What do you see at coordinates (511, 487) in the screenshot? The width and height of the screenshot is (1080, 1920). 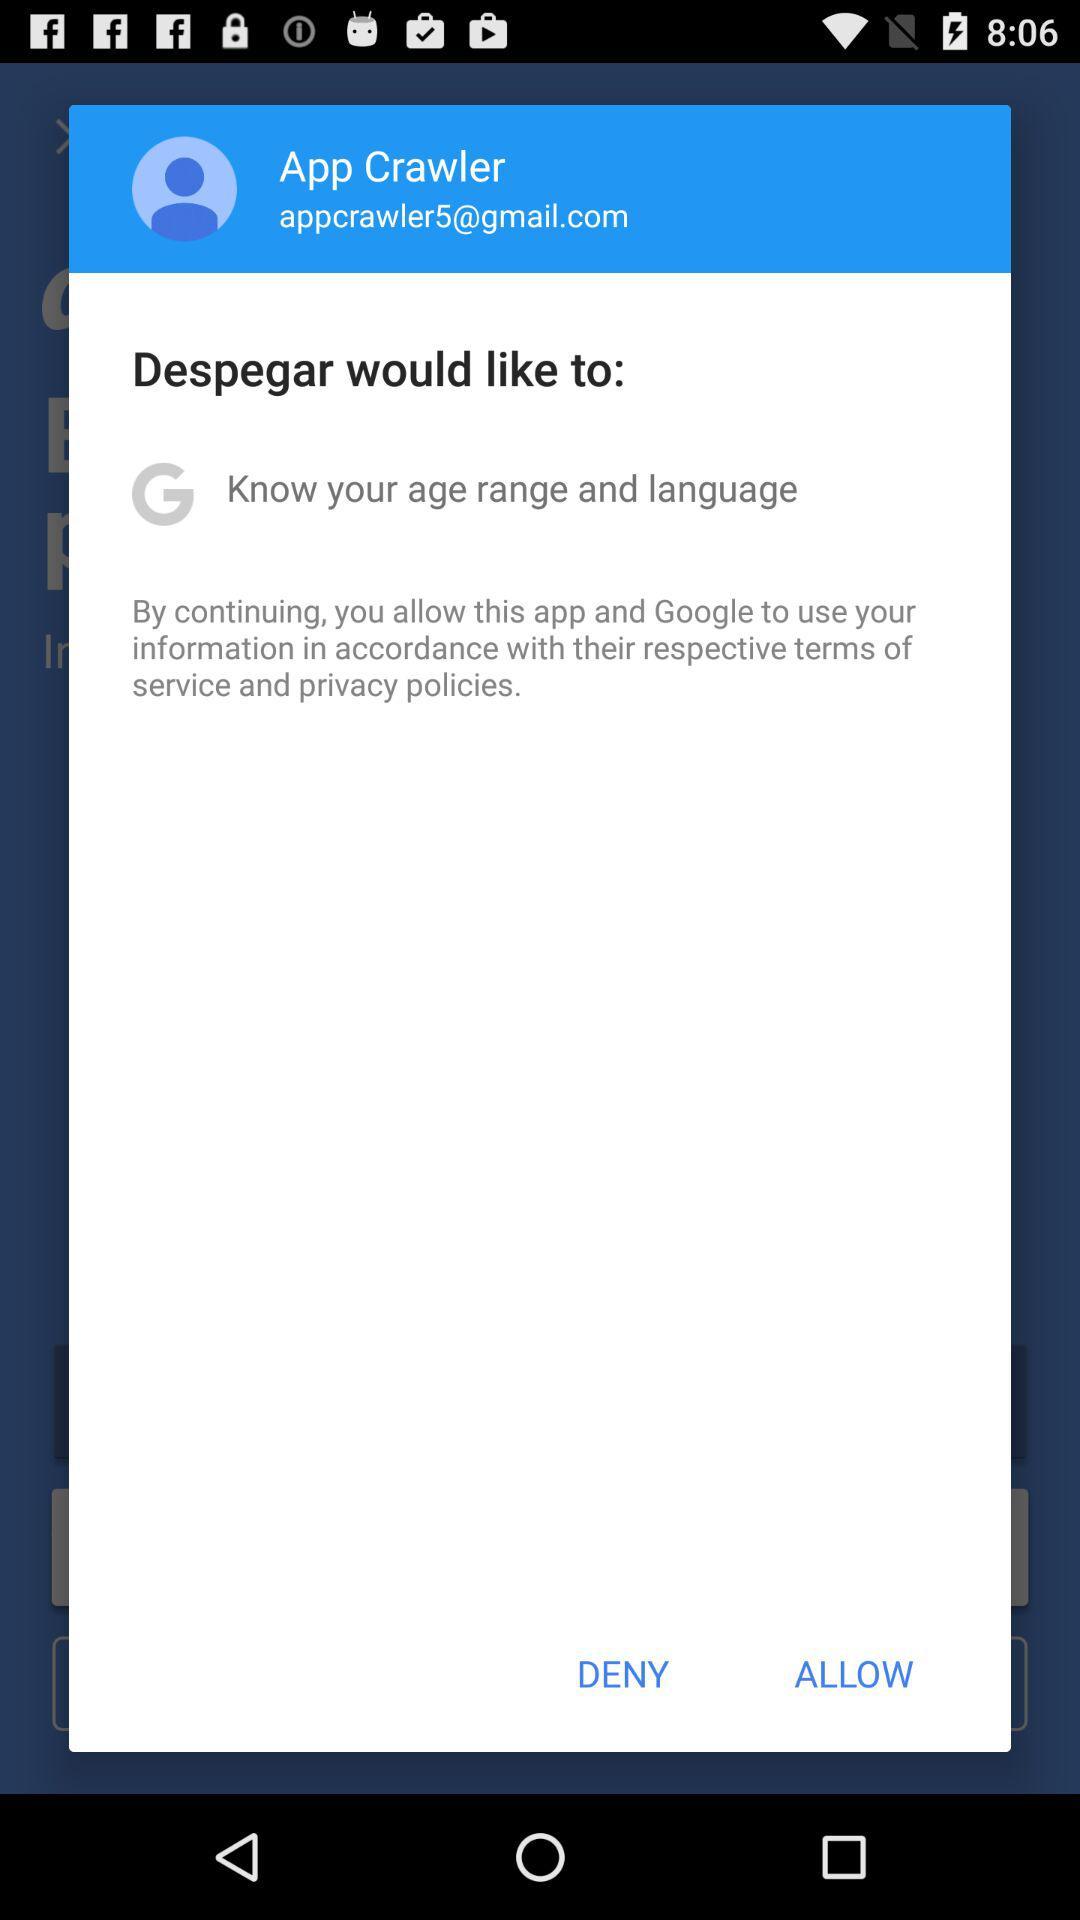 I see `the item above by continuing you` at bounding box center [511, 487].